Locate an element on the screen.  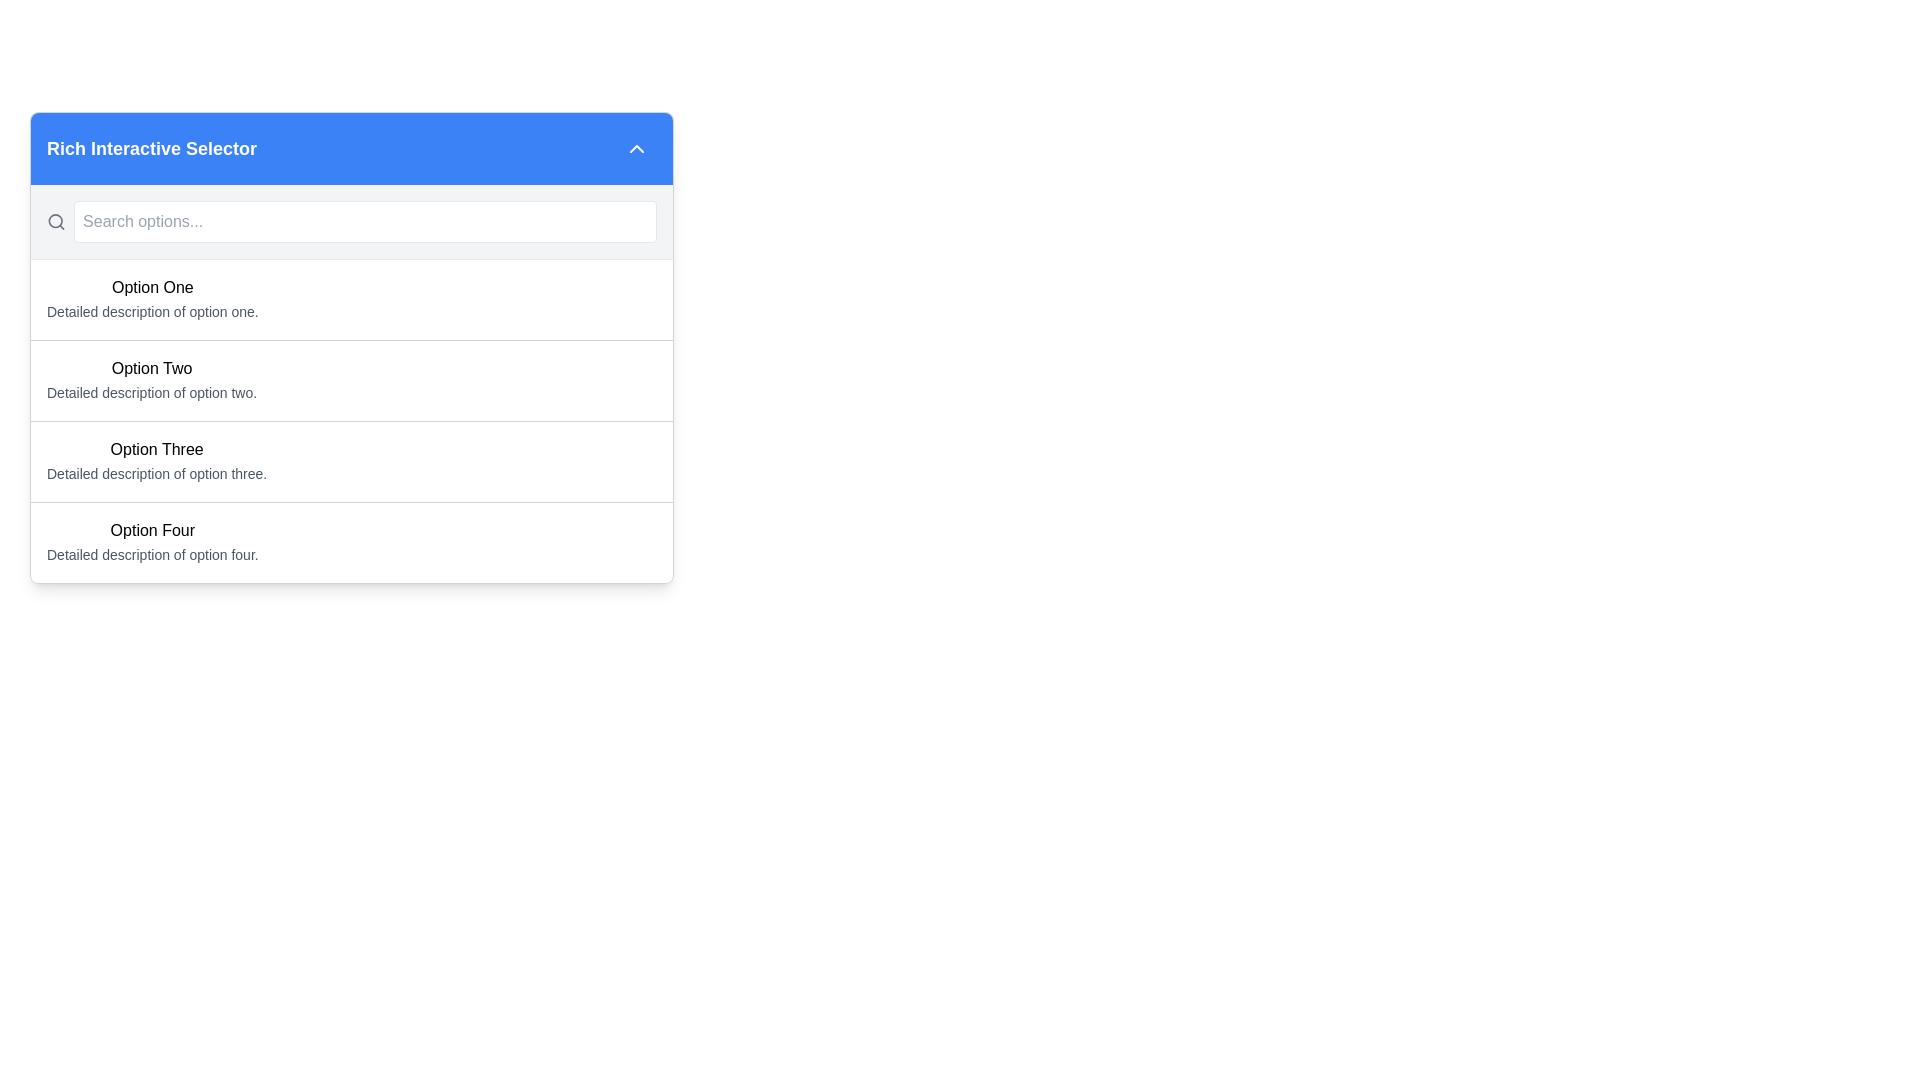
the list item titled 'Option Two' with the description 'Detailed description of option two' to select it is located at coordinates (151, 381).